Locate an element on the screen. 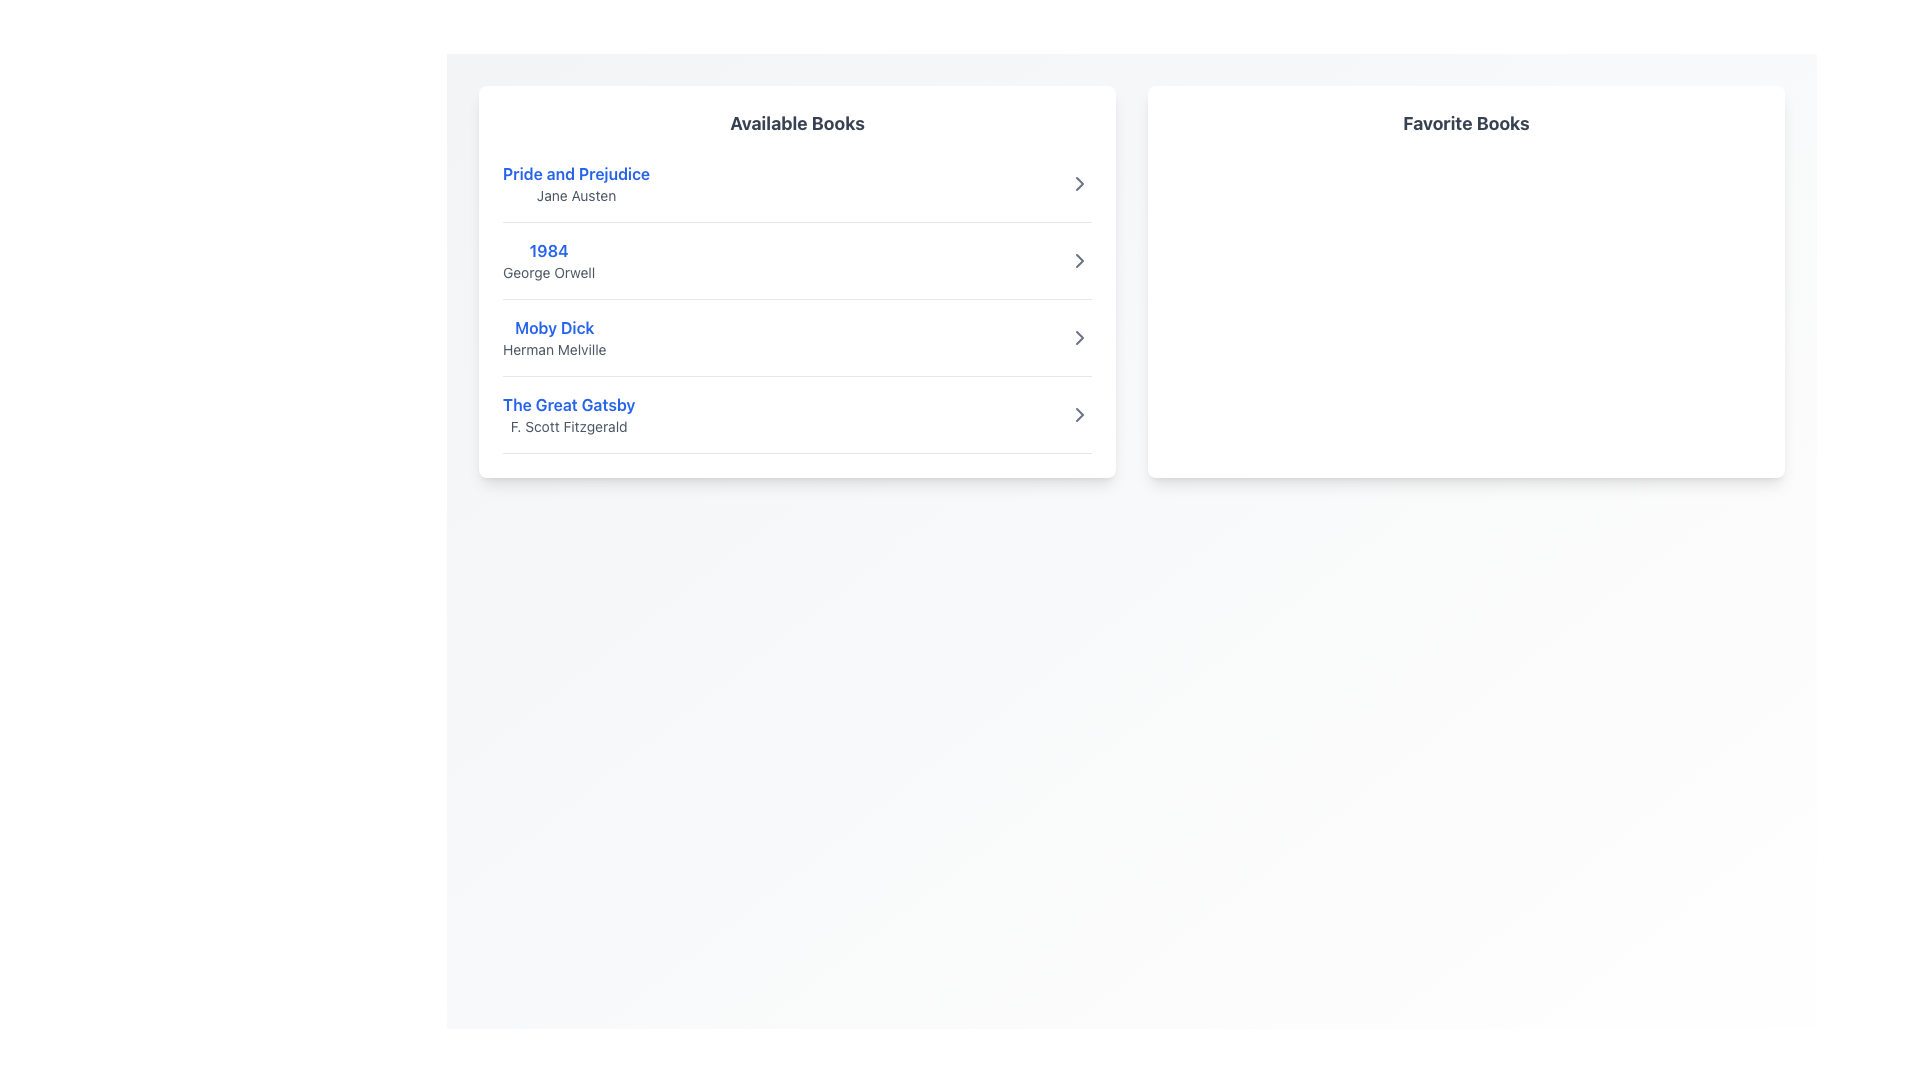  the text element displaying the title 'Pride and Prejudice' in a bold blue font, located at the top of the list of book titles within the 'Available Books' card is located at coordinates (575, 172).